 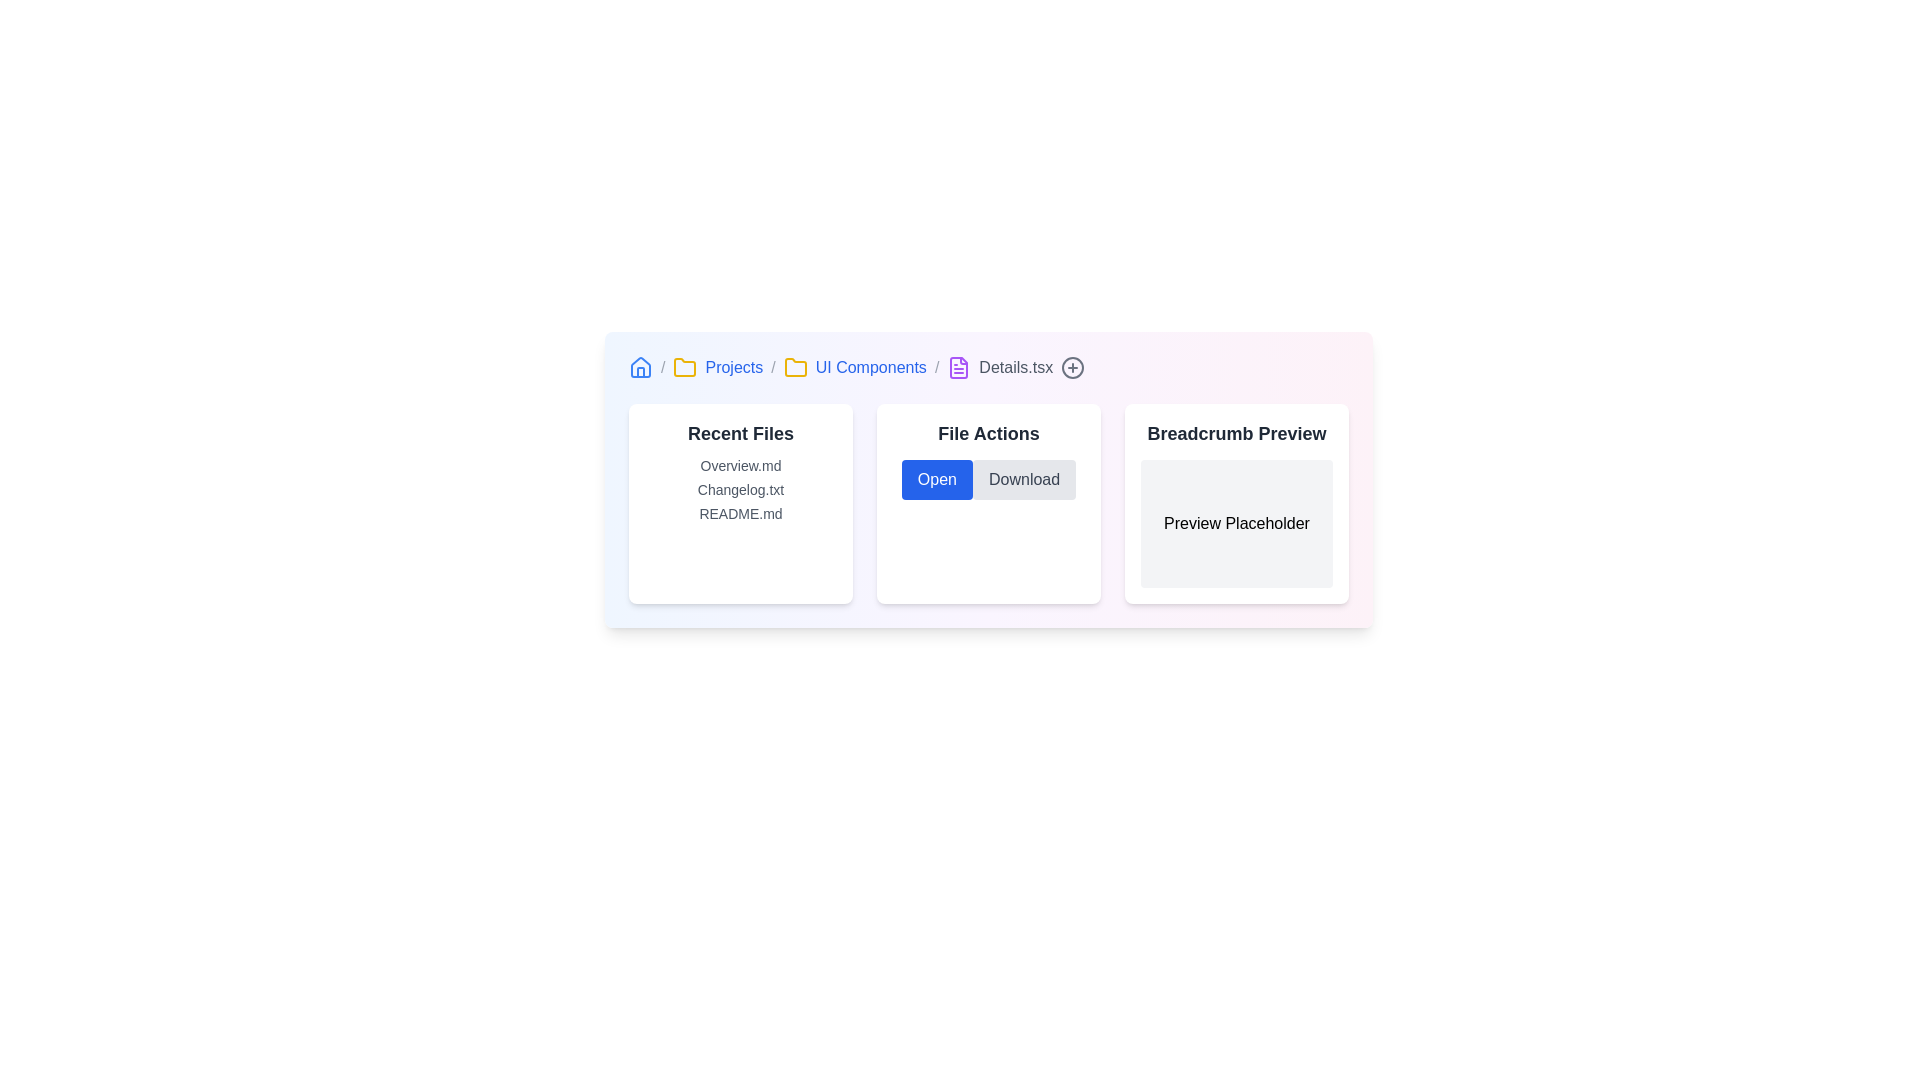 I want to click on the second item in the 'Recent Files' section, which is the link for 'Changelog.txt', to trigger the style change, so click(x=739, y=489).